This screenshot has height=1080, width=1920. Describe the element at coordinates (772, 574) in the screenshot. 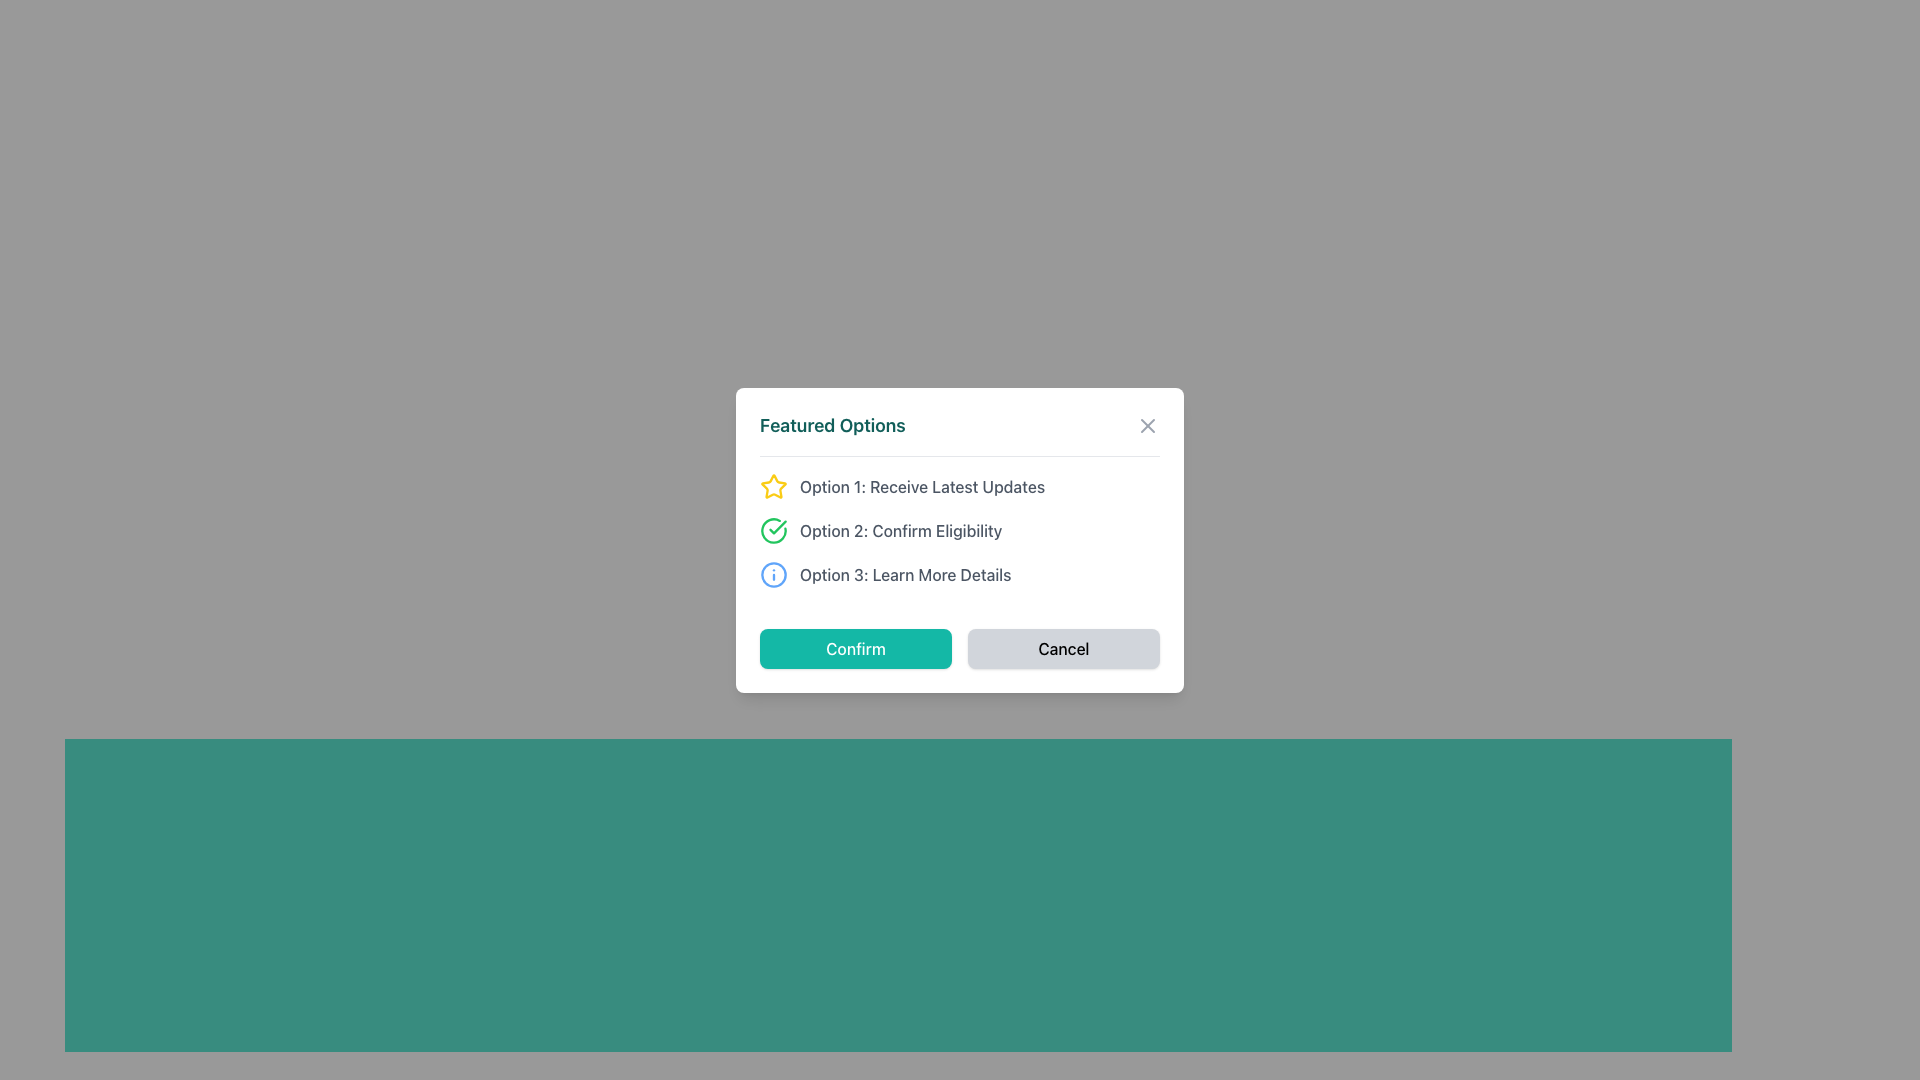

I see `the outermost circular shape of the blue 'info' icon component located at the top-right region of the modal dialog box` at that location.